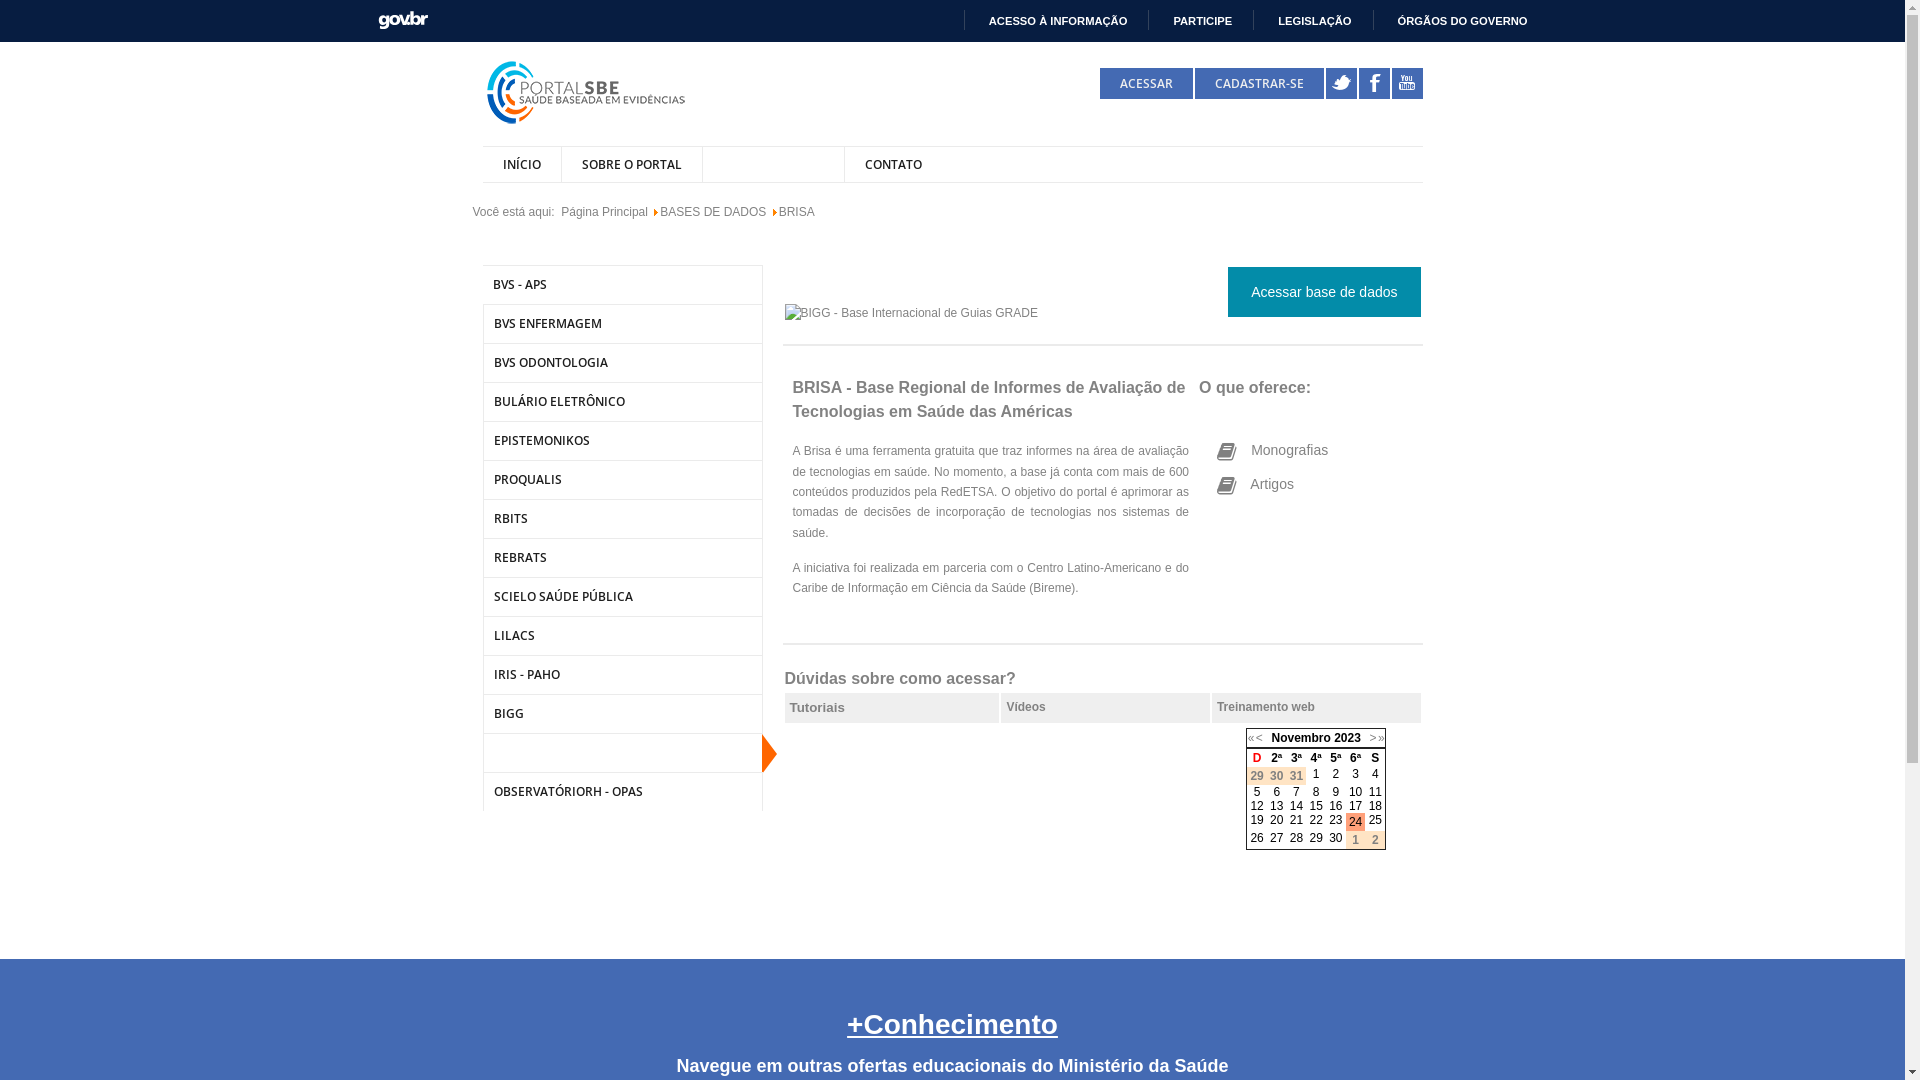  I want to click on '24', so click(1355, 821).